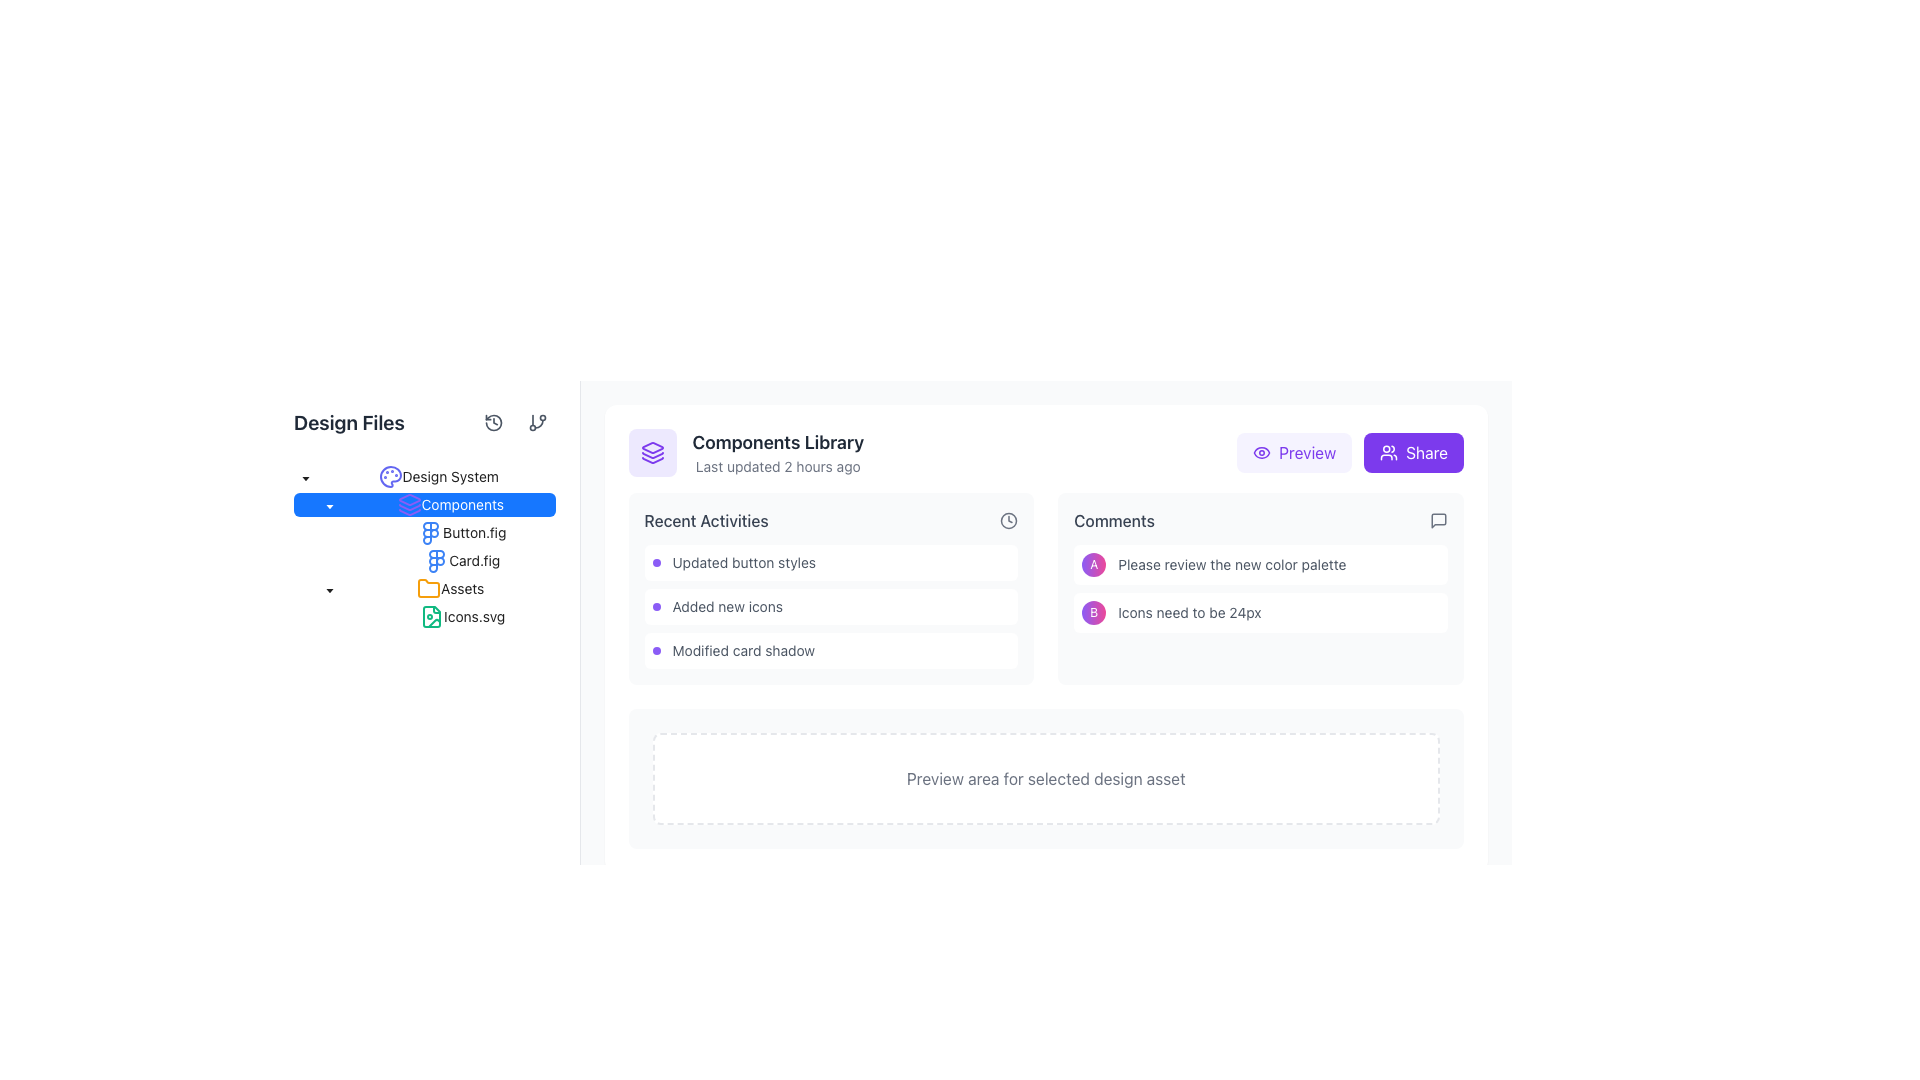  I want to click on the user-sharing icon located on the left side of the 'Share' button, which is next to the 'Preview' button at the top-right of the interface, so click(1388, 452).